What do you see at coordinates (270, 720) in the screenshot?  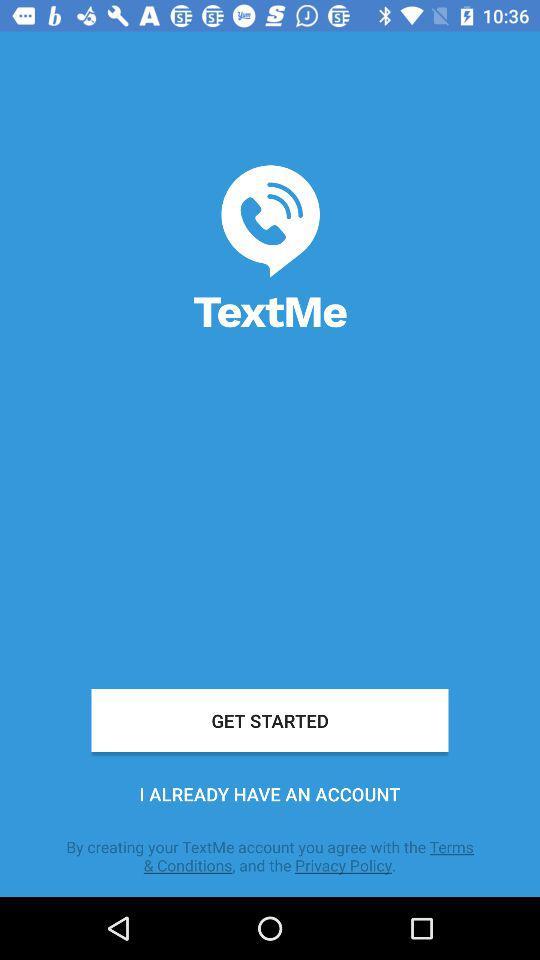 I see `the get started icon` at bounding box center [270, 720].